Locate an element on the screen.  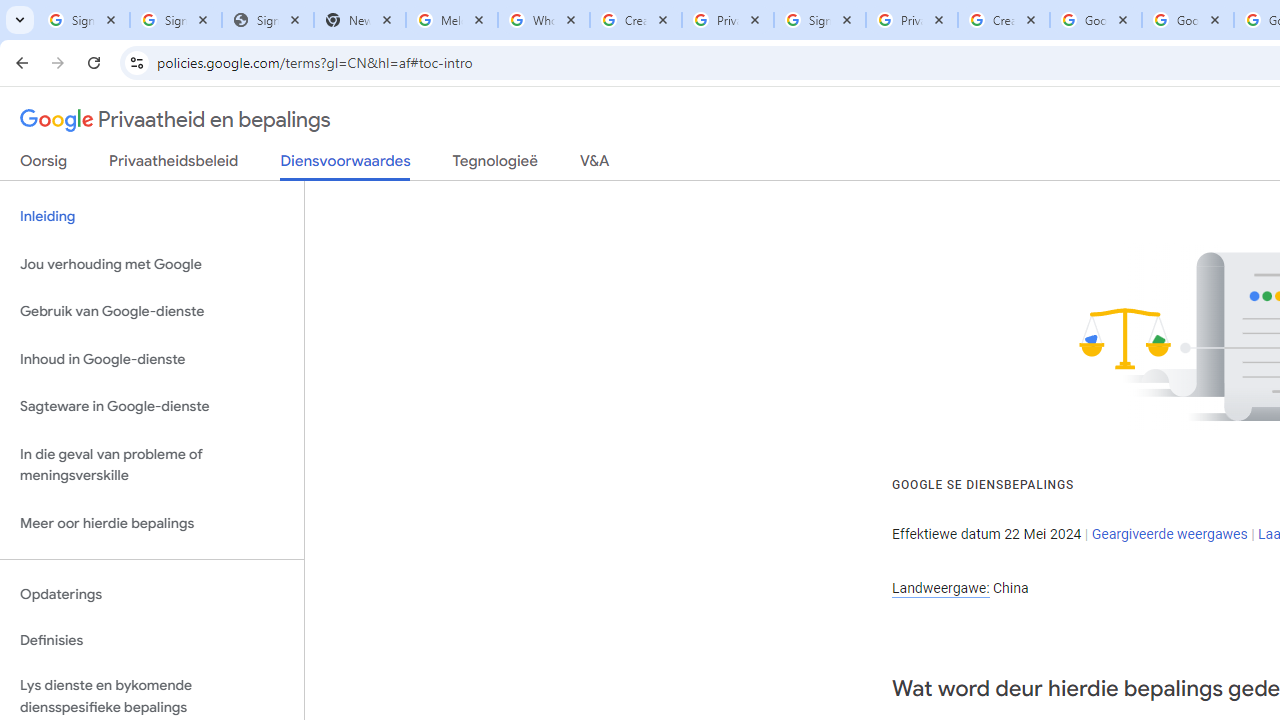
'Landweergawe:' is located at coordinates (939, 587).